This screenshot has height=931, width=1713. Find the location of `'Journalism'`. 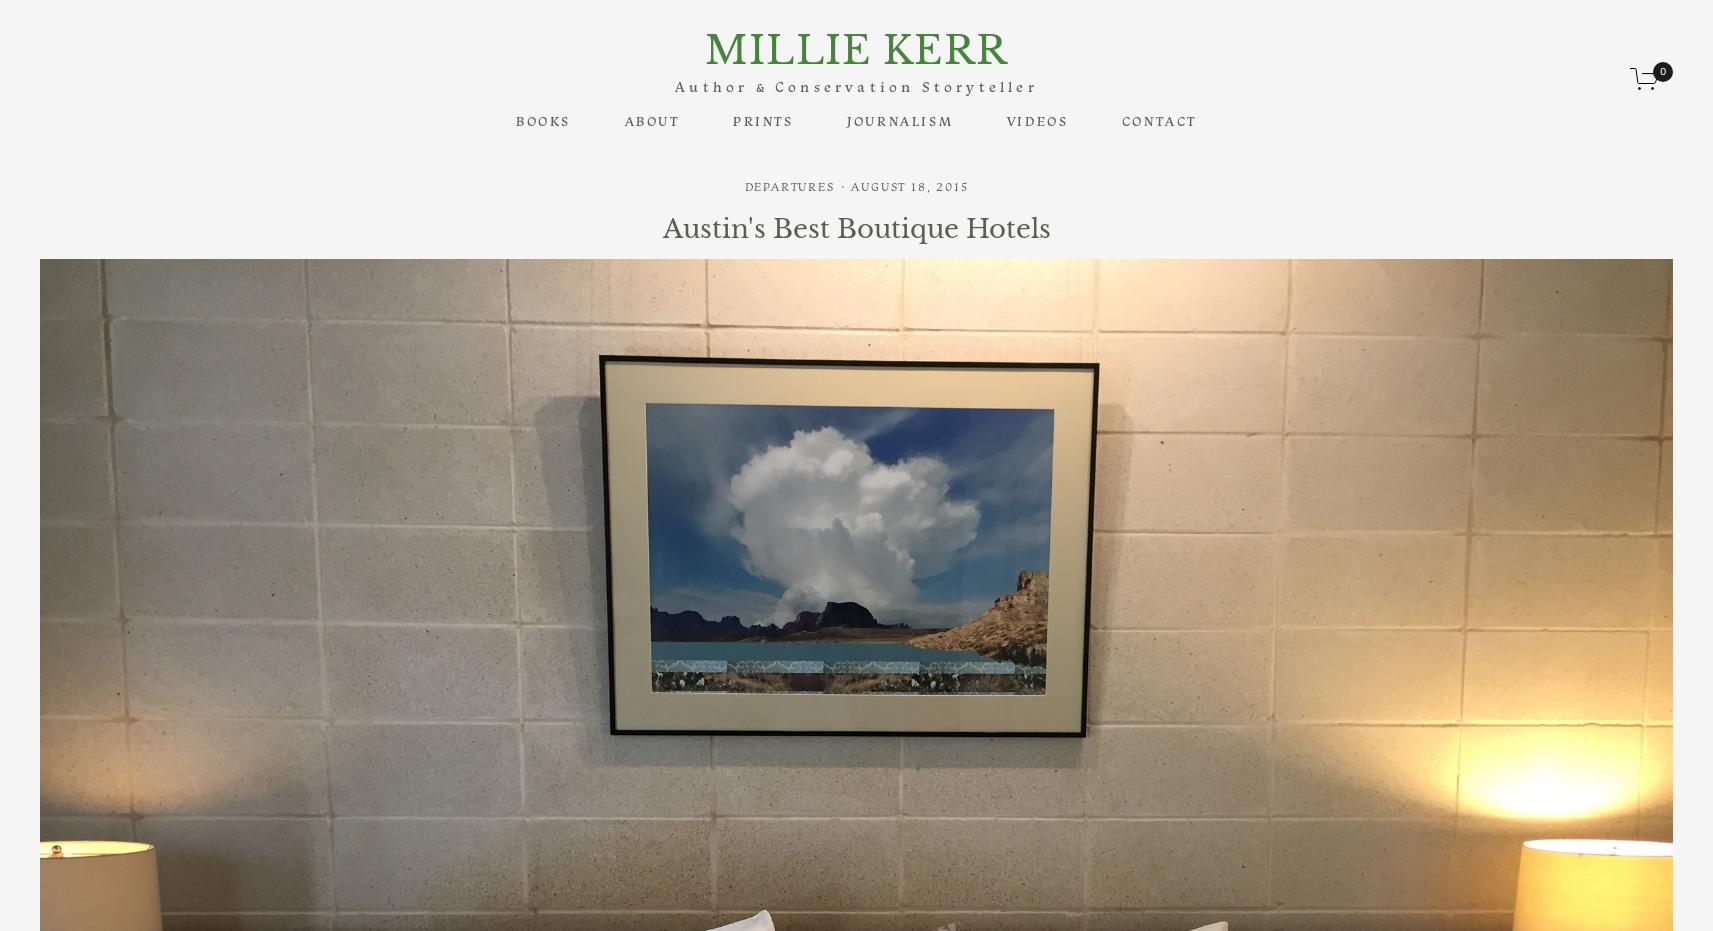

'Journalism' is located at coordinates (900, 121).